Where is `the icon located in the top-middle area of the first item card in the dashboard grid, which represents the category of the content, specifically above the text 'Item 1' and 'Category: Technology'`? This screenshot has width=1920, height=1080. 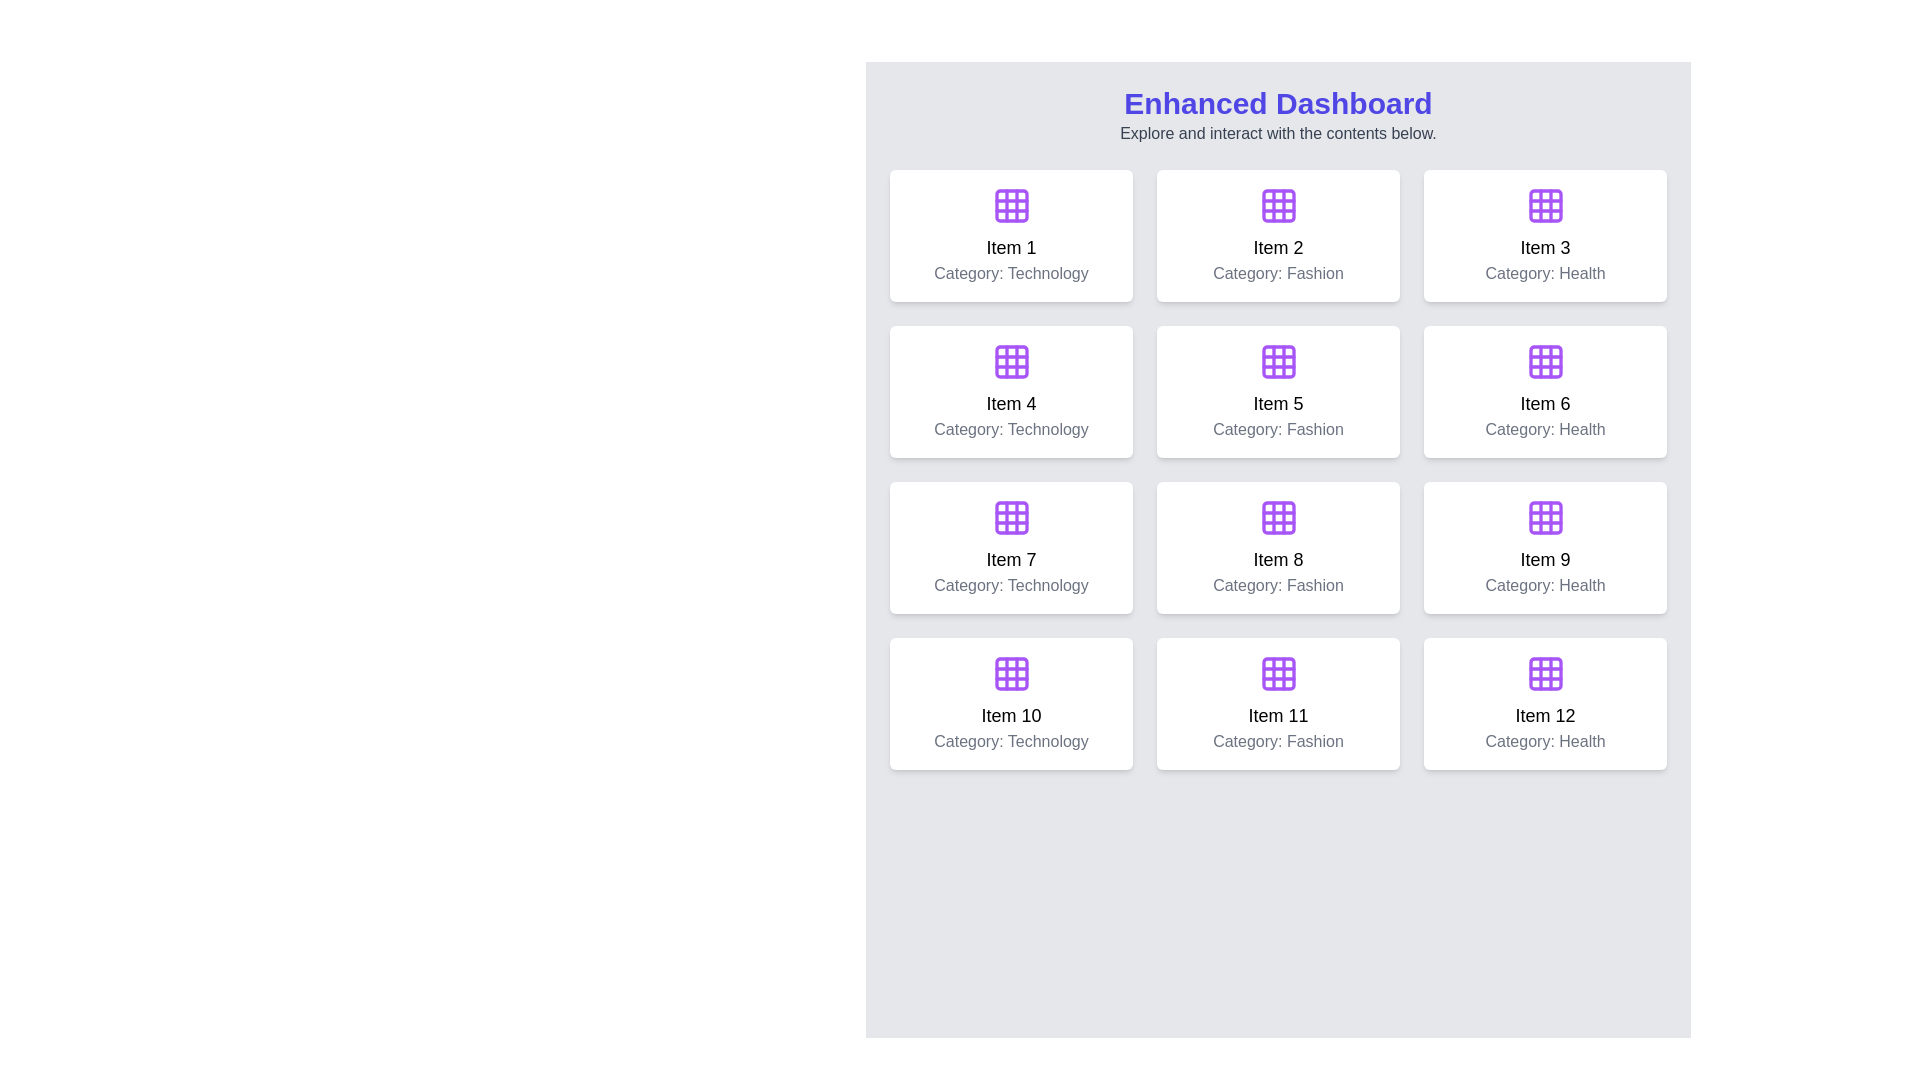
the icon located in the top-middle area of the first item card in the dashboard grid, which represents the category of the content, specifically above the text 'Item 1' and 'Category: Technology' is located at coordinates (1011, 205).